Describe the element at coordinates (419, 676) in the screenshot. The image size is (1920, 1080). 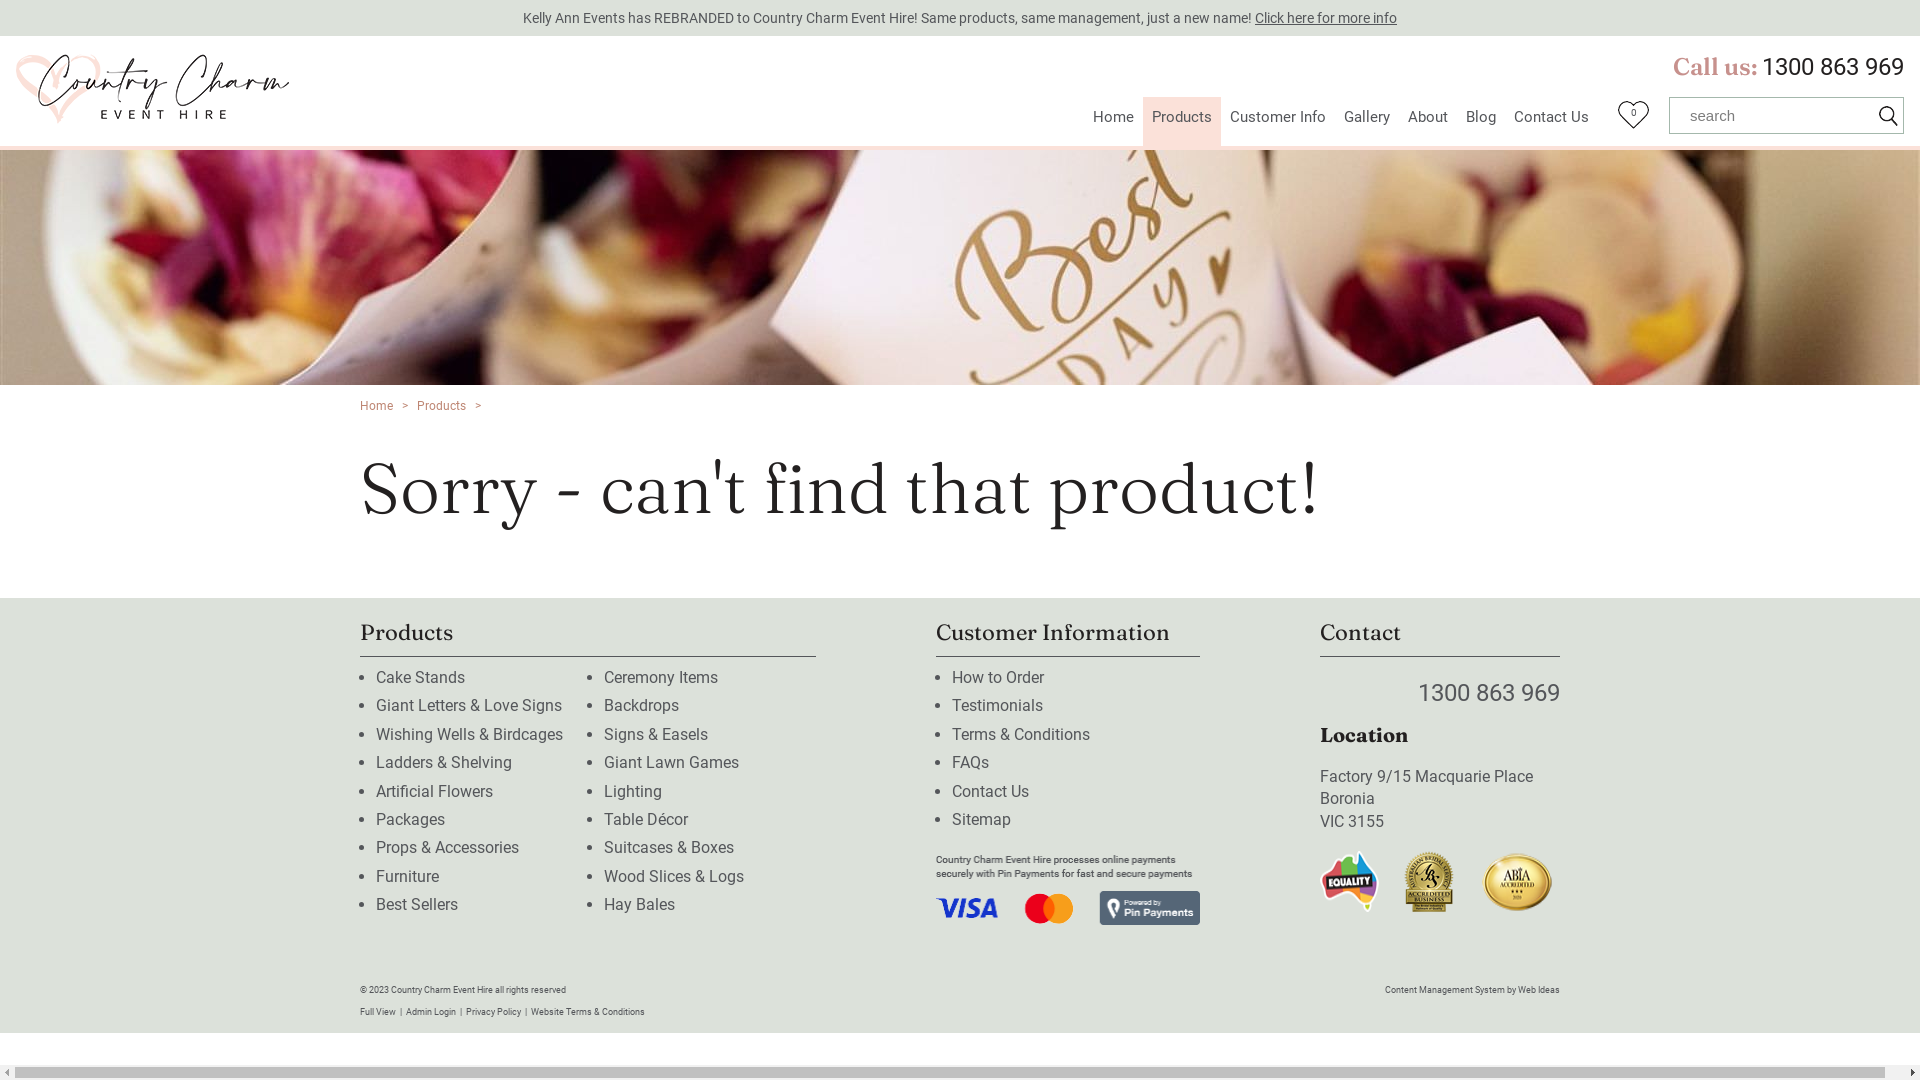
I see `'Cake Stands'` at that location.